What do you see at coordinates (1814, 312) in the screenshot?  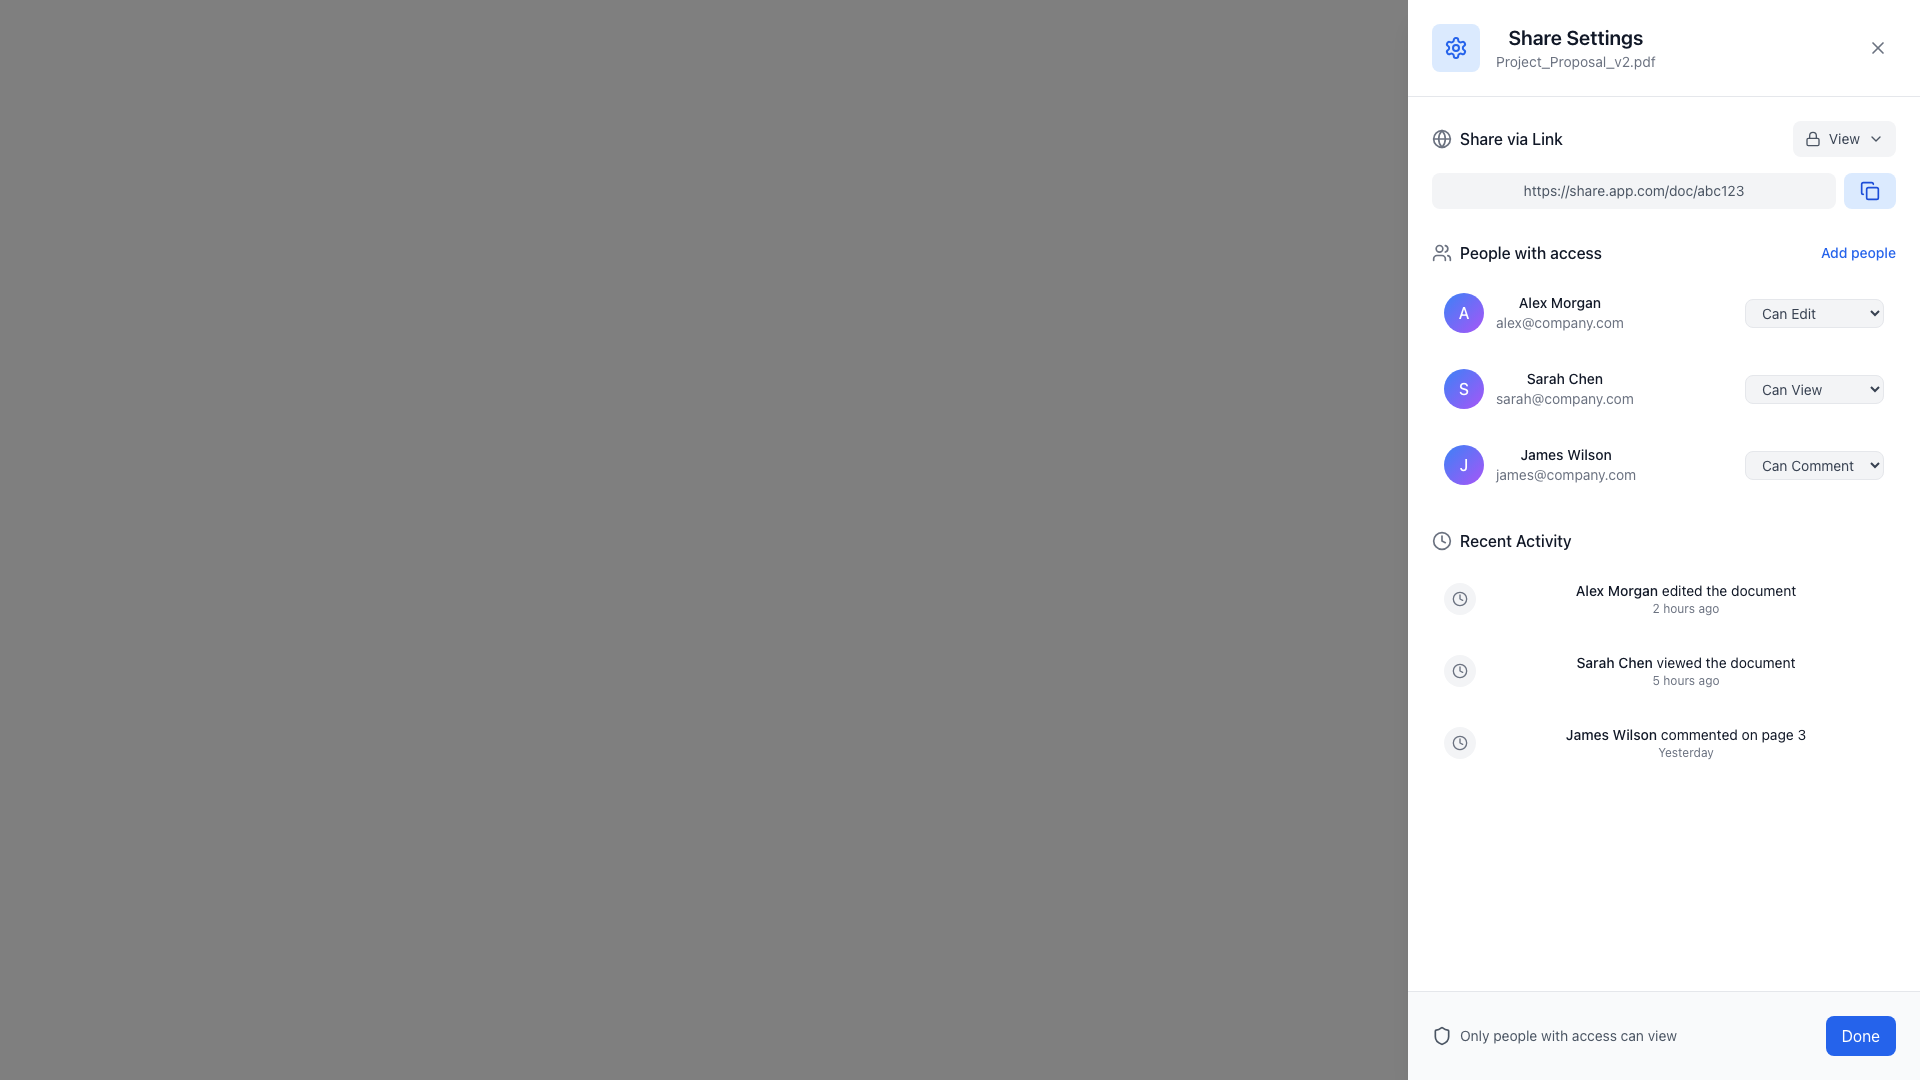 I see `the dropdown menu button for 'Alex Morgan'` at bounding box center [1814, 312].